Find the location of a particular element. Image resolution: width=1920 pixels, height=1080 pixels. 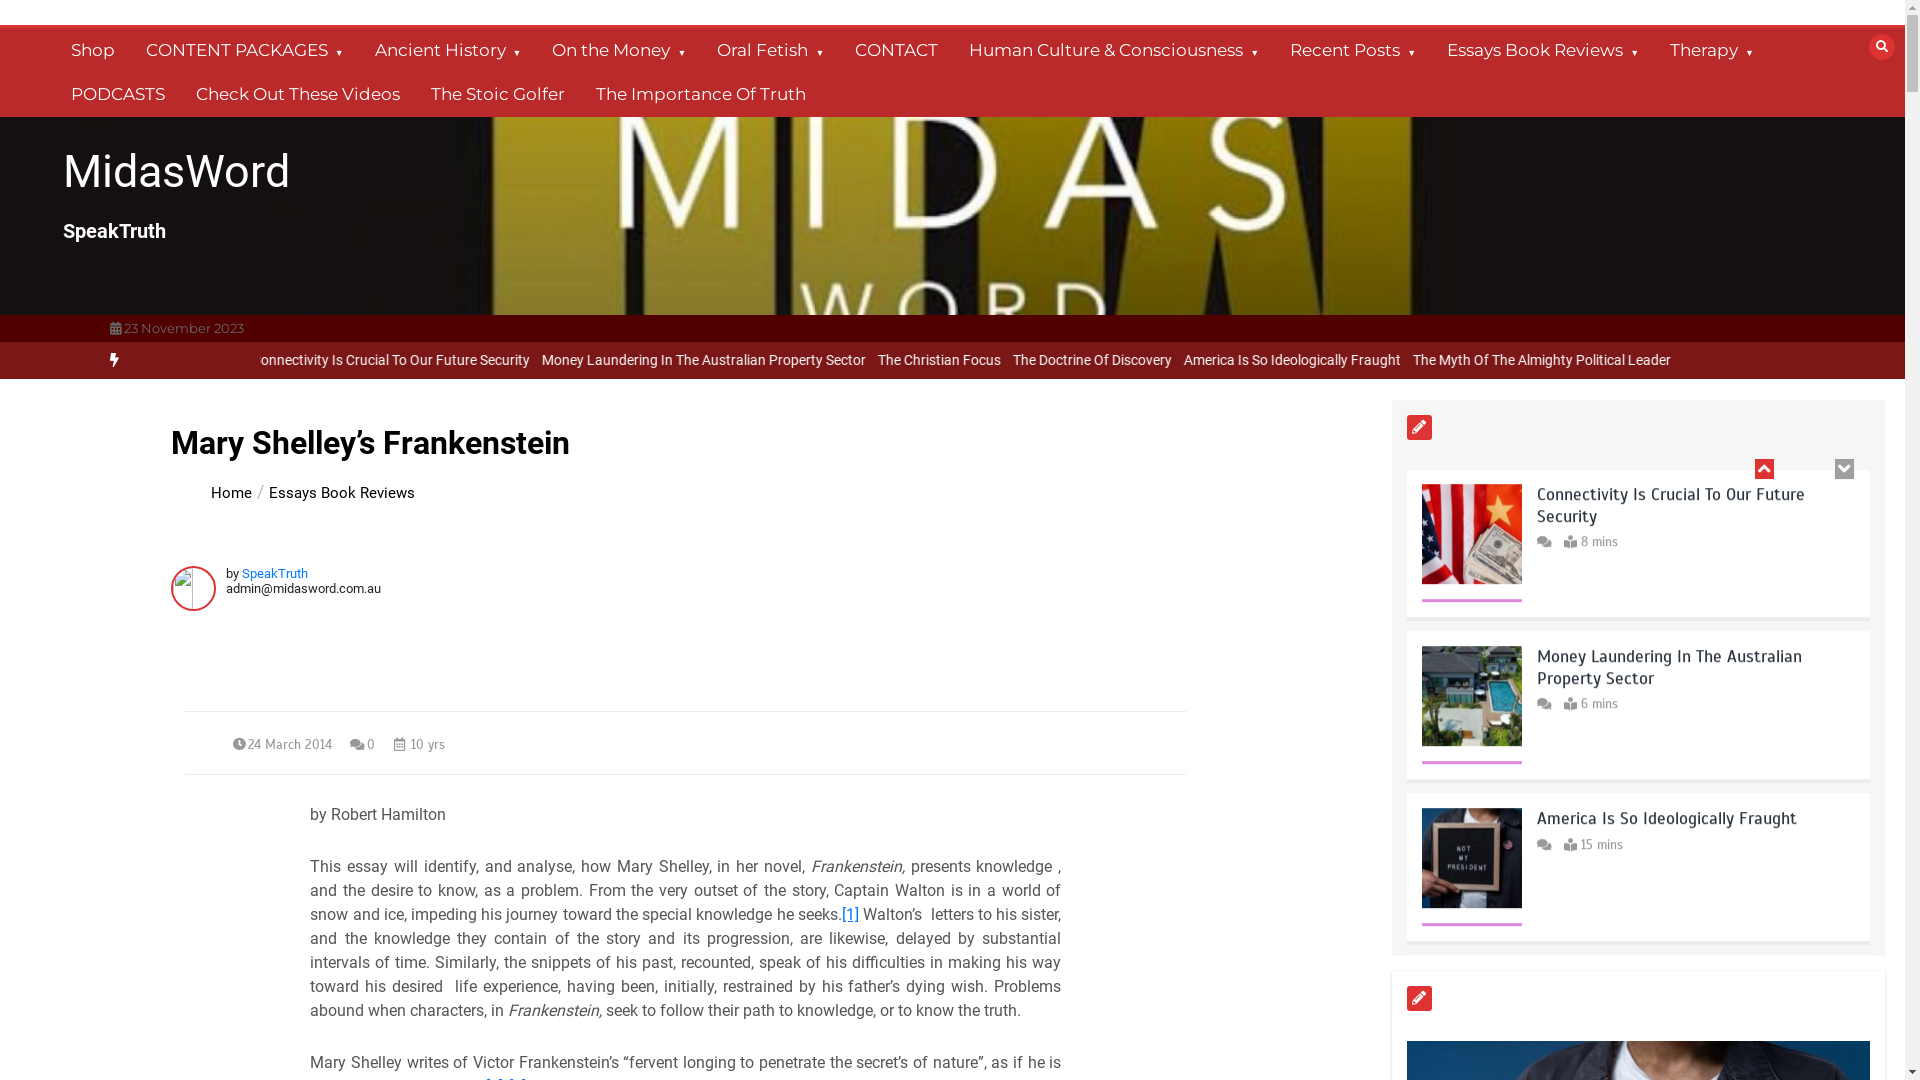

'On the Money' is located at coordinates (618, 49).